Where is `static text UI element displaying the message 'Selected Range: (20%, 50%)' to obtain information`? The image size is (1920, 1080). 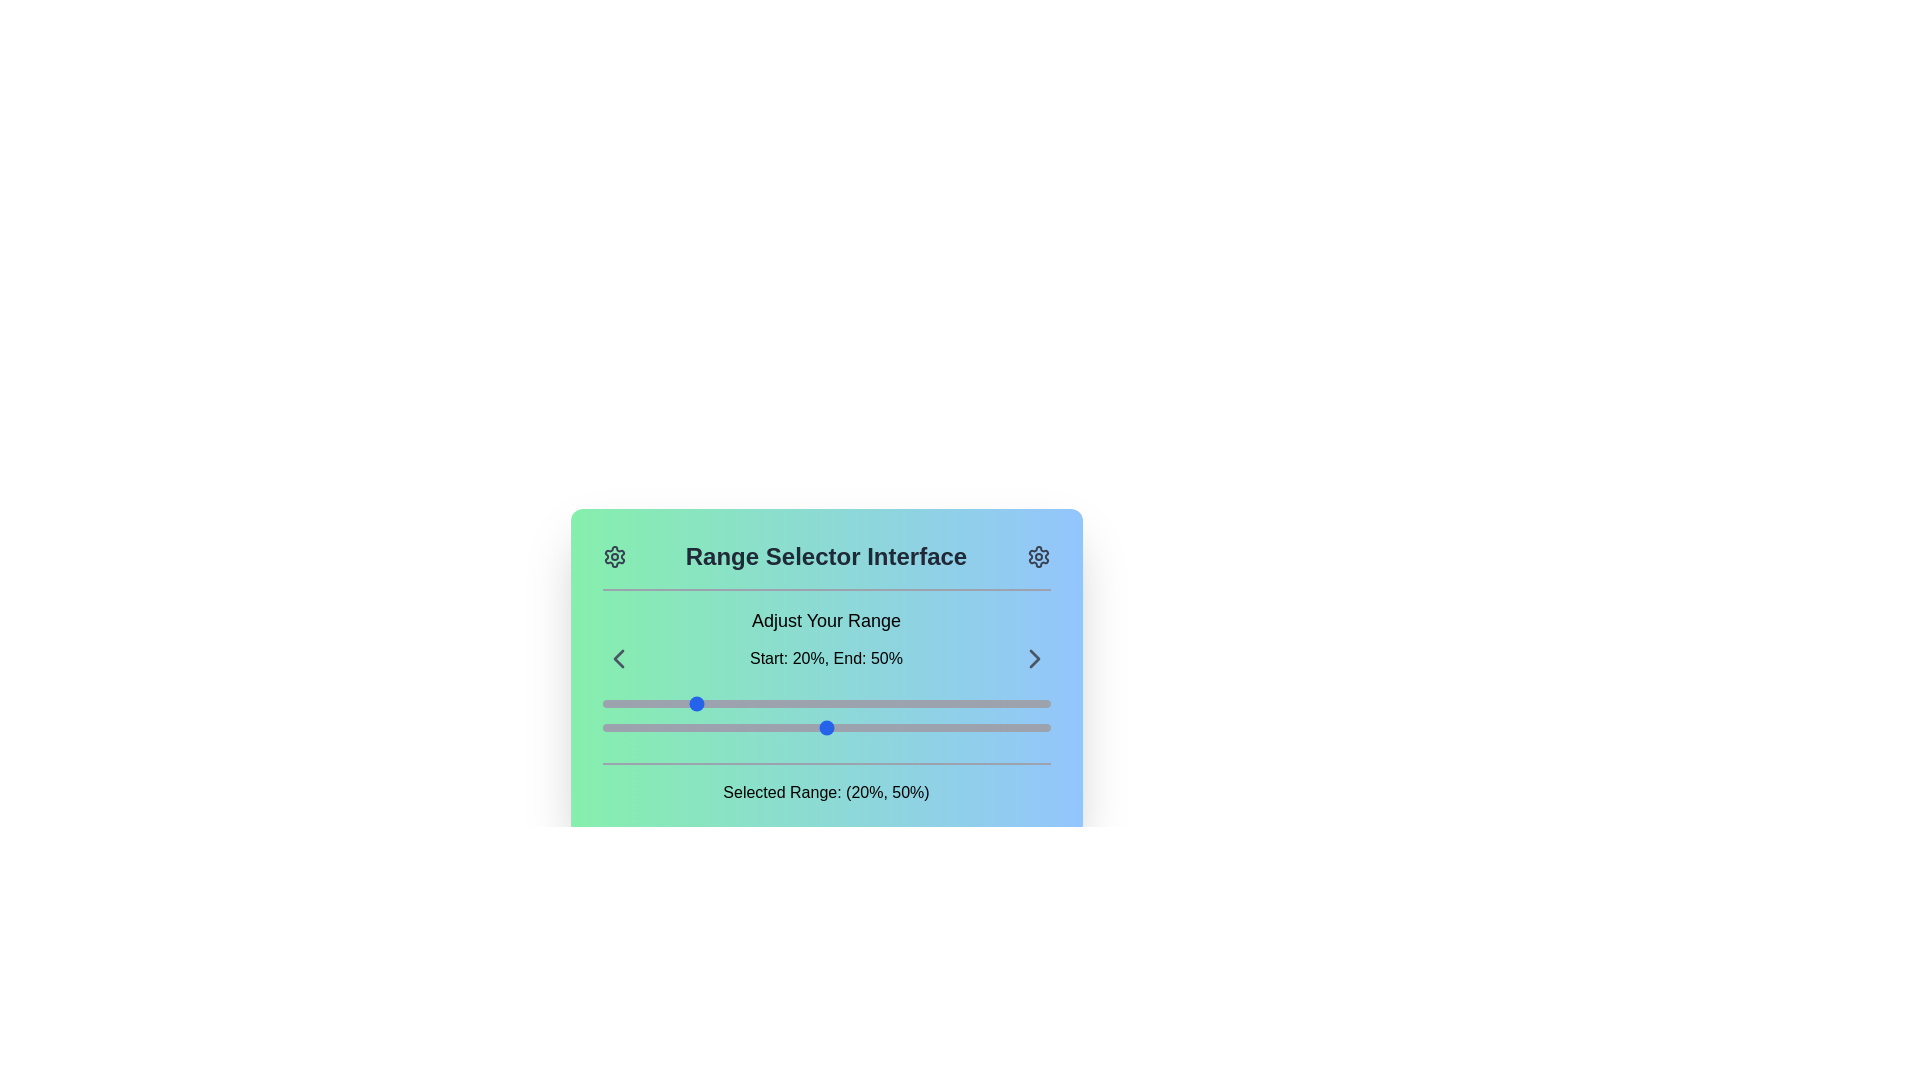 static text UI element displaying the message 'Selected Range: (20%, 50%)' to obtain information is located at coordinates (826, 792).